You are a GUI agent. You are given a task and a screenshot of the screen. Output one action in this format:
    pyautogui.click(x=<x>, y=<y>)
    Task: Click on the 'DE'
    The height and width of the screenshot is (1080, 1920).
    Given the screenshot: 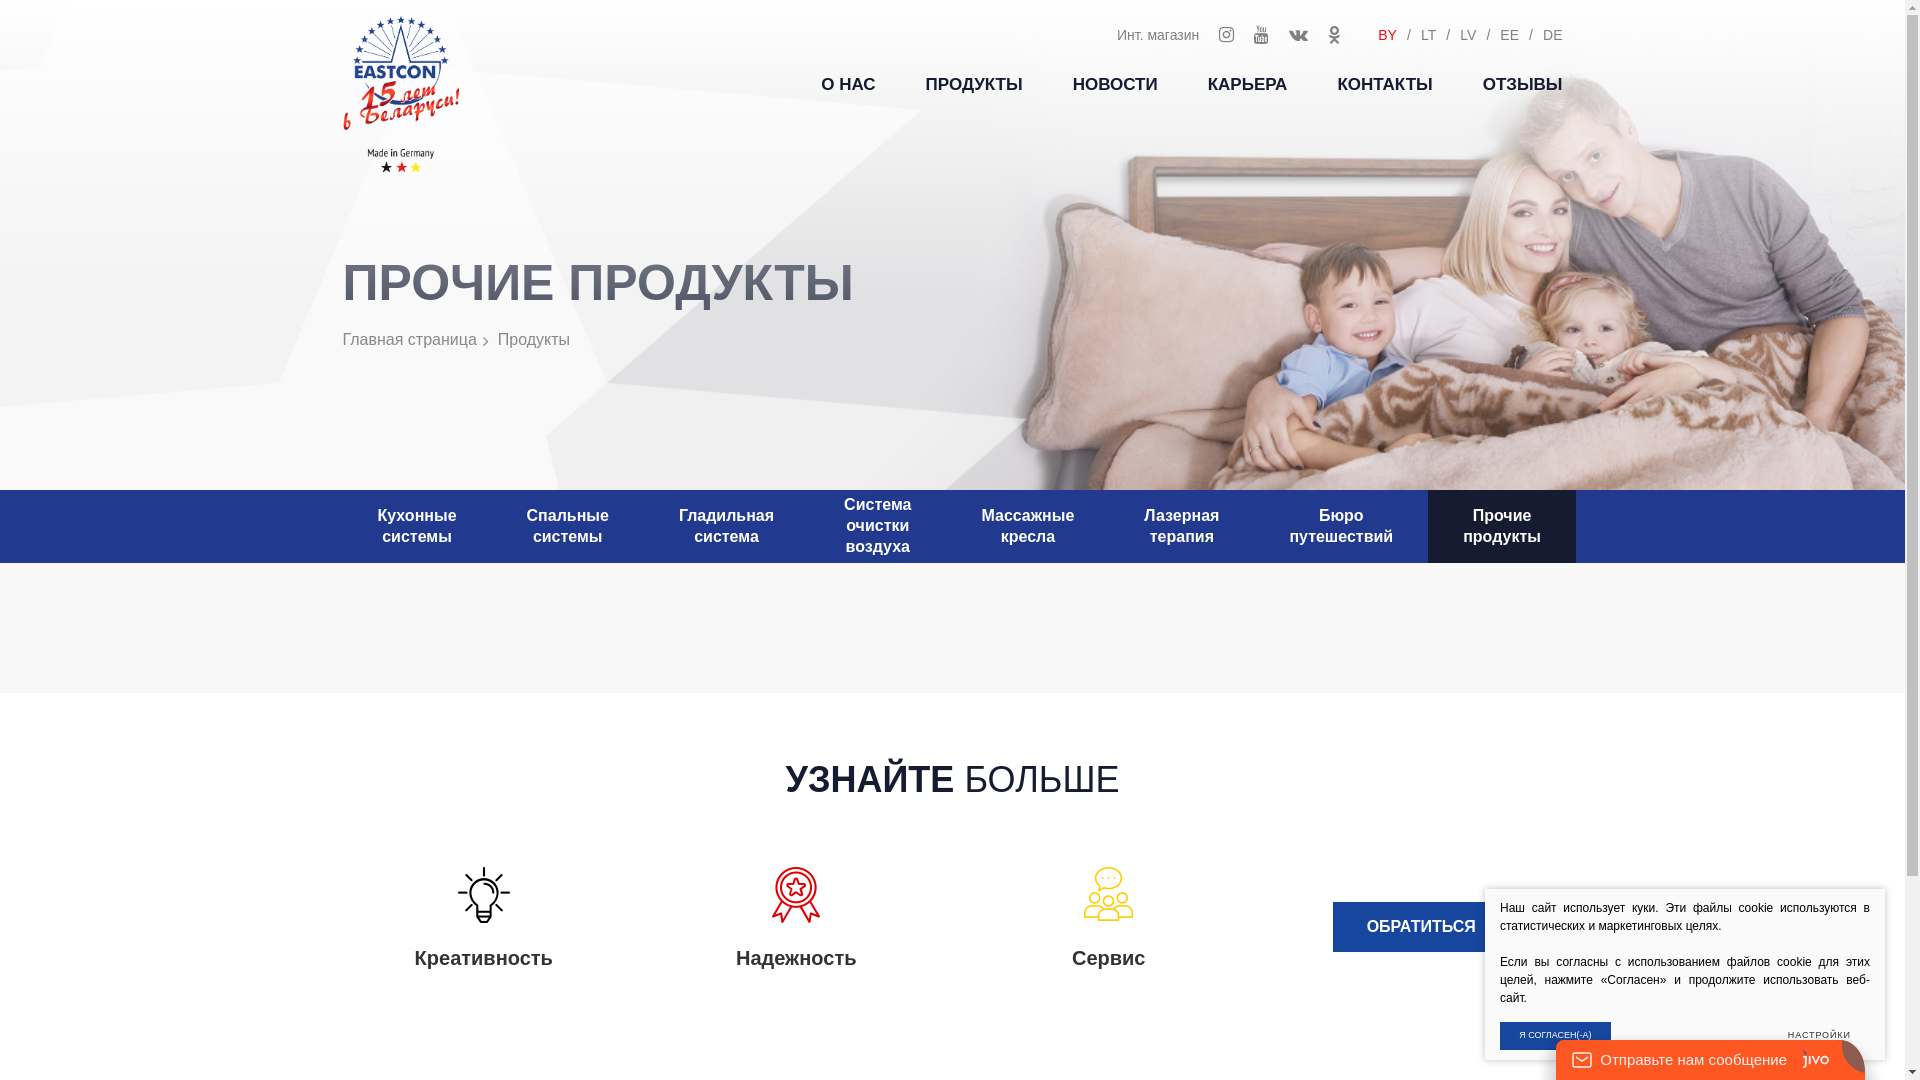 What is the action you would take?
    pyautogui.click(x=1530, y=35)
    